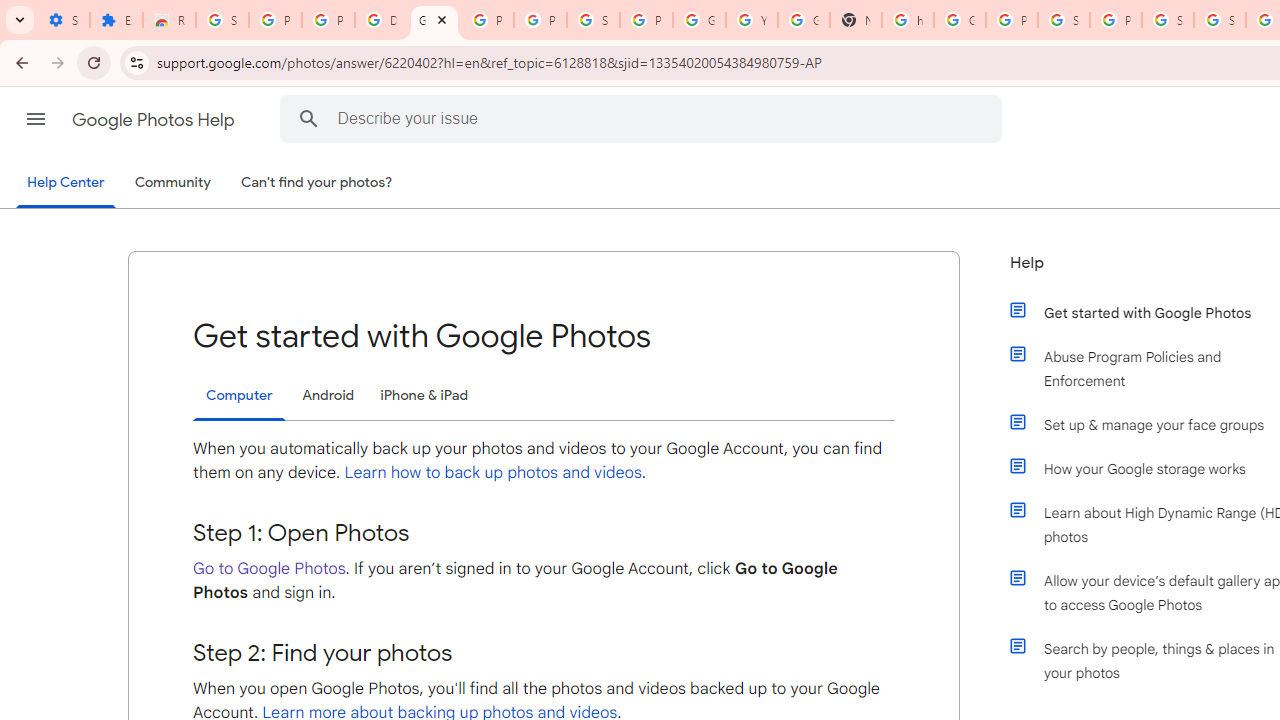 The image size is (1280, 720). What do you see at coordinates (308, 118) in the screenshot?
I see `'Search Help Center'` at bounding box center [308, 118].